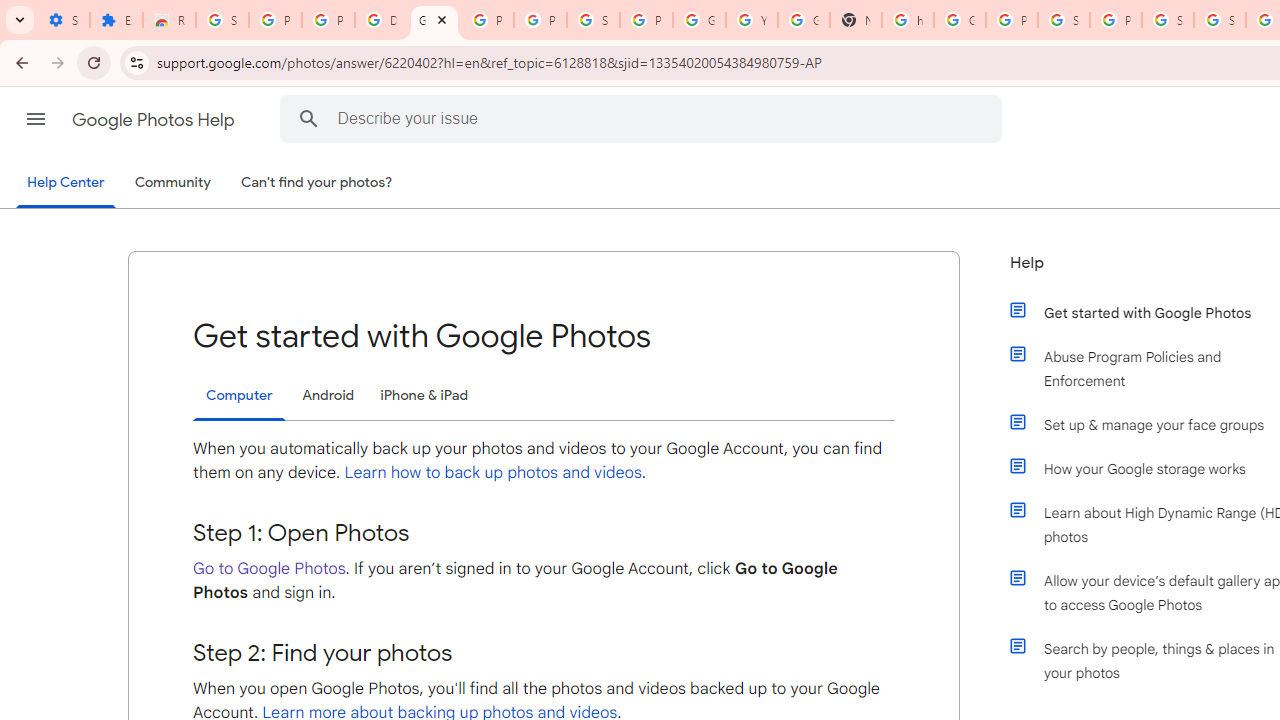 The image size is (1280, 720). What do you see at coordinates (308, 118) in the screenshot?
I see `'Search Help Center'` at bounding box center [308, 118].